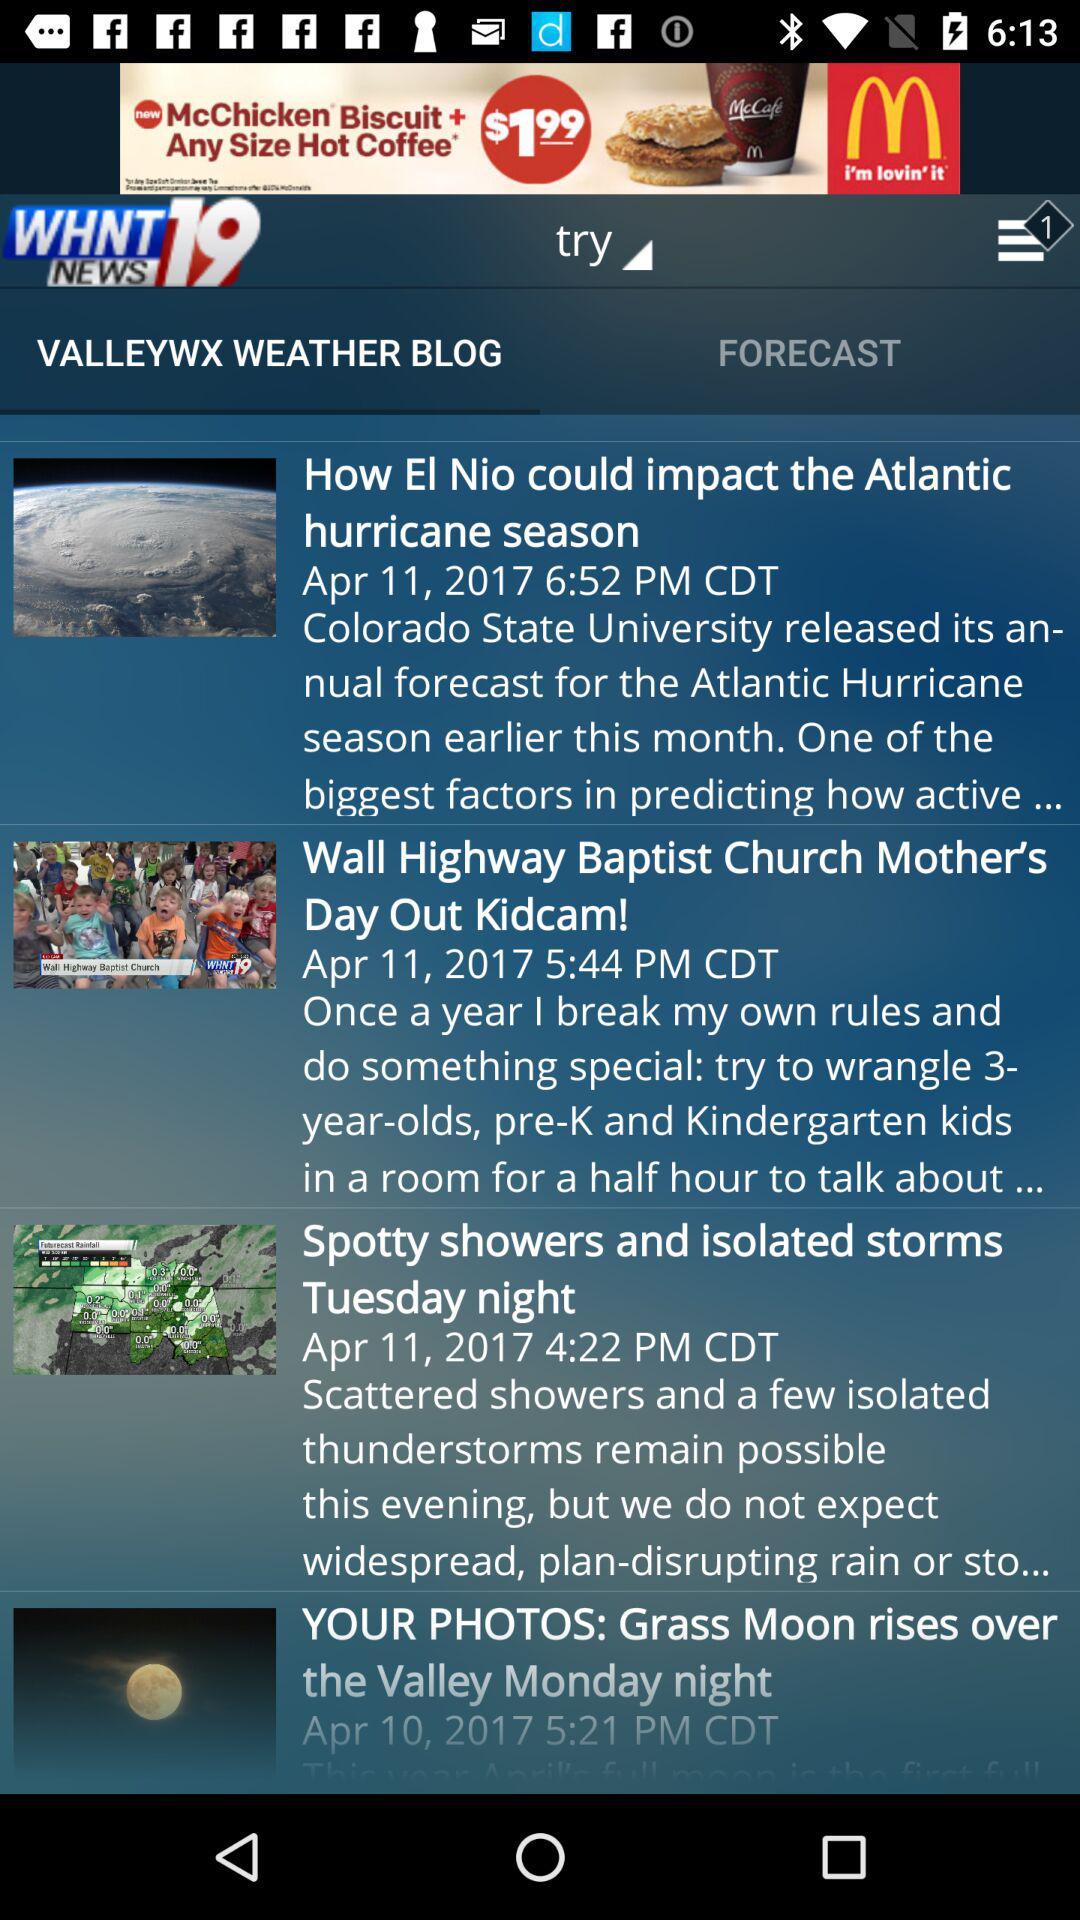 This screenshot has height=1920, width=1080. What do you see at coordinates (540, 127) in the screenshot?
I see `advertisement site` at bounding box center [540, 127].